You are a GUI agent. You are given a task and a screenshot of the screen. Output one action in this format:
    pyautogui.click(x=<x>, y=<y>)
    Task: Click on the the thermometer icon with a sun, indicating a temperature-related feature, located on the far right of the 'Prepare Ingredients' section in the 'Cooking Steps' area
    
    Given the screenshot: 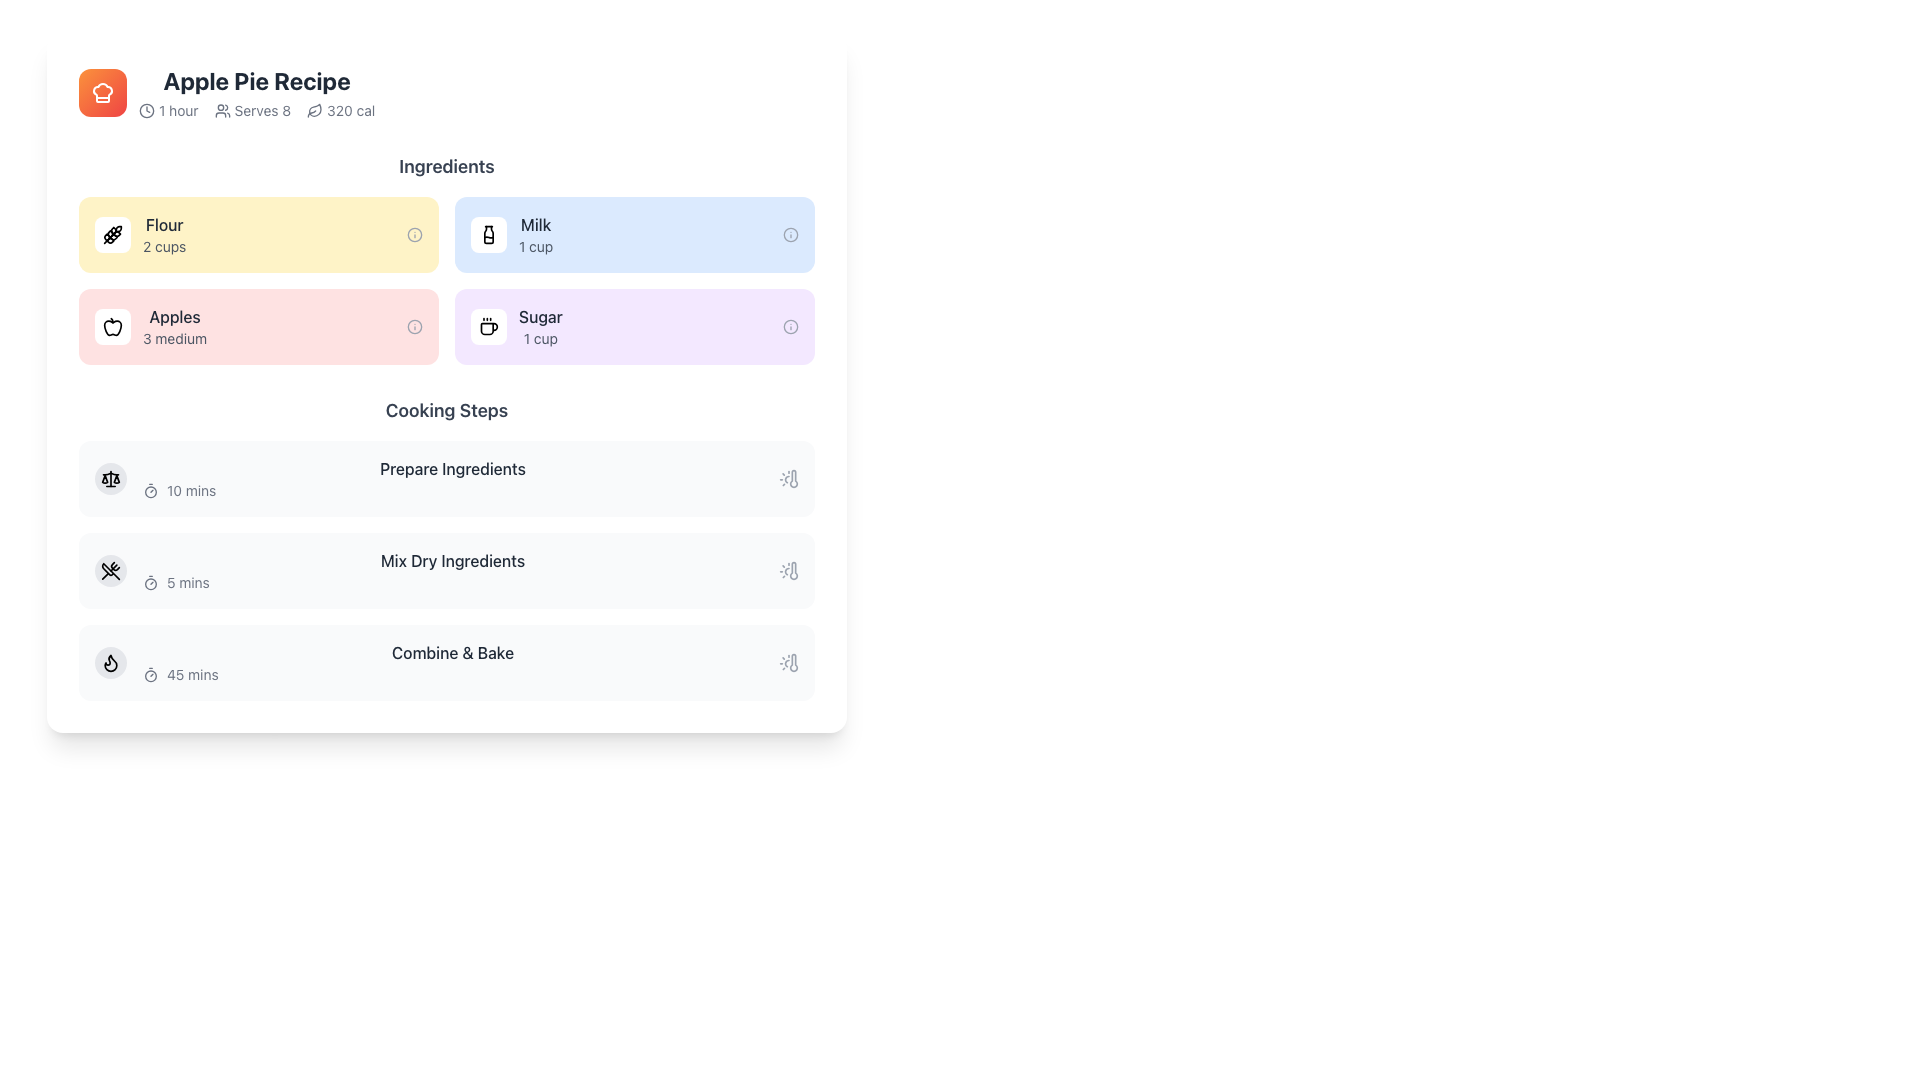 What is the action you would take?
    pyautogui.click(x=787, y=478)
    